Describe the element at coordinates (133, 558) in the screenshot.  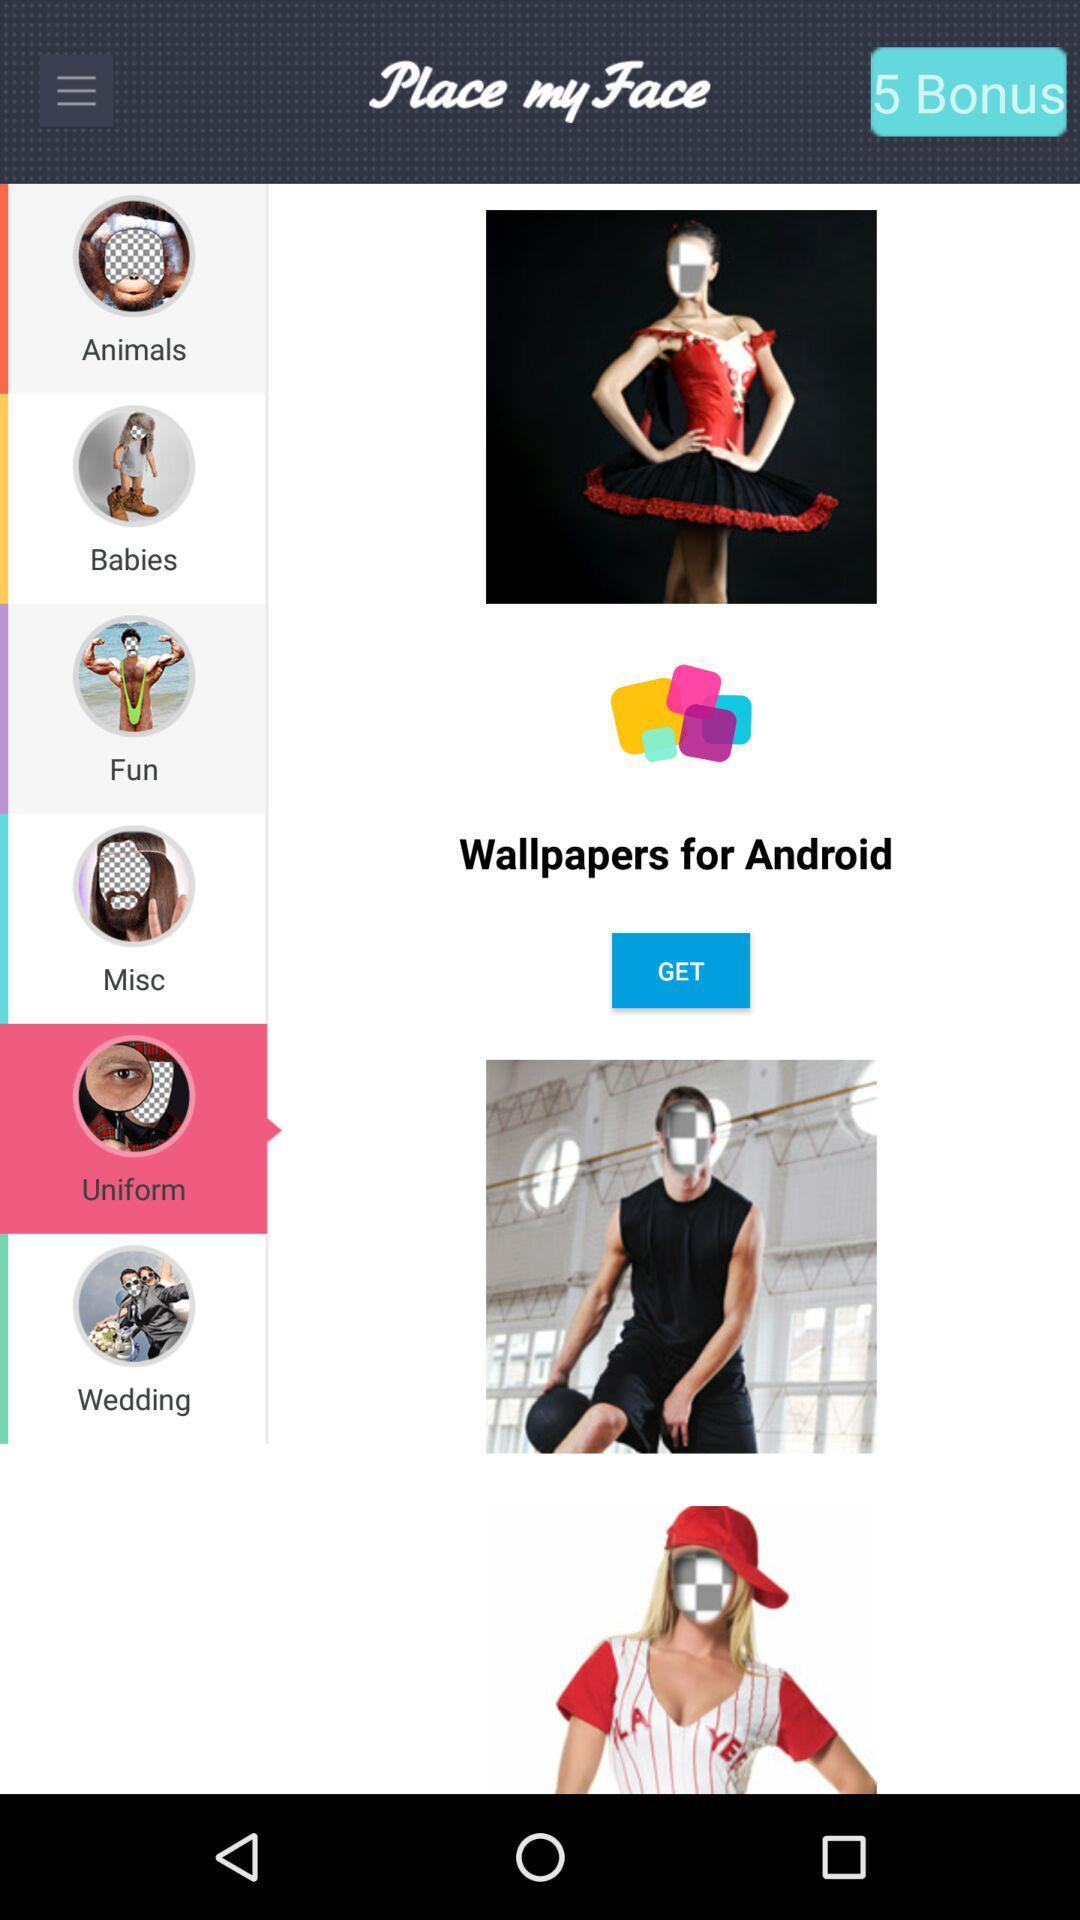
I see `babies item` at that location.